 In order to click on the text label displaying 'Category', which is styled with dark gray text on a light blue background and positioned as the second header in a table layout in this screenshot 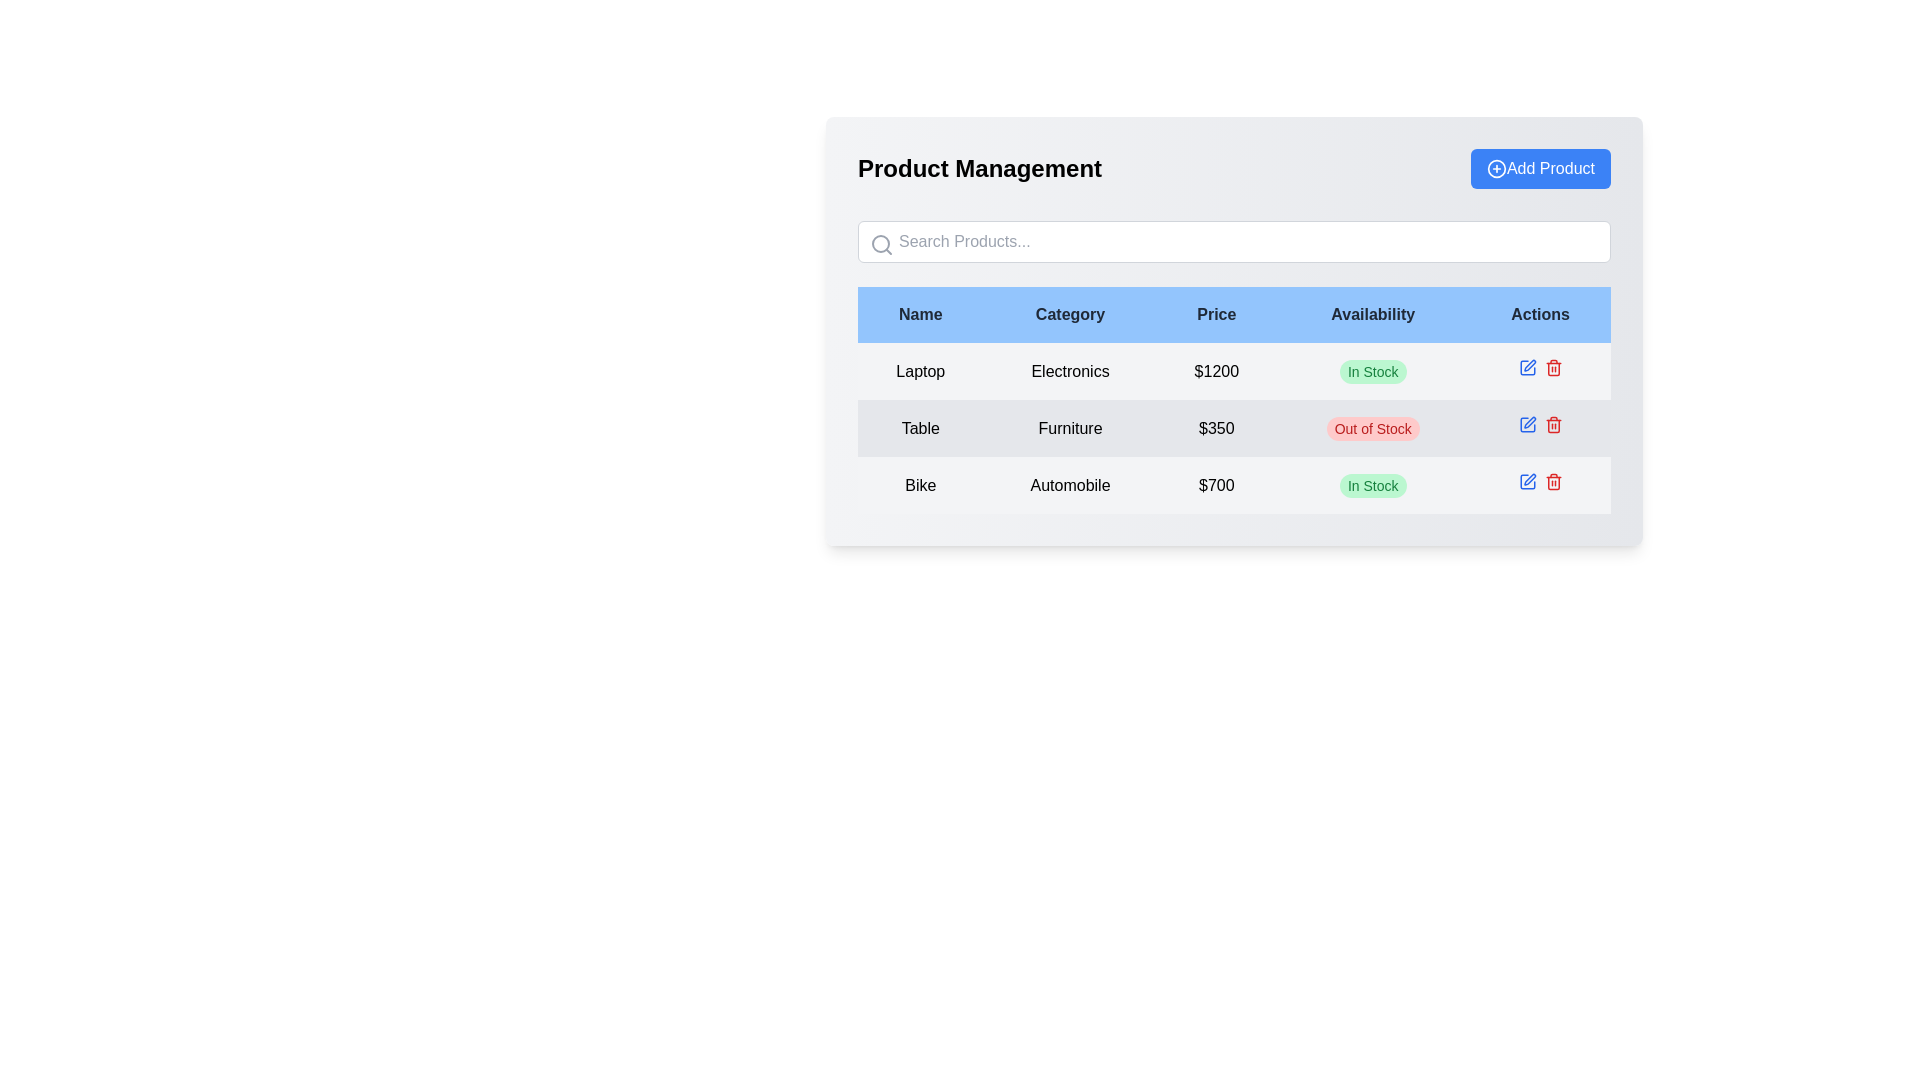, I will do `click(1069, 315)`.